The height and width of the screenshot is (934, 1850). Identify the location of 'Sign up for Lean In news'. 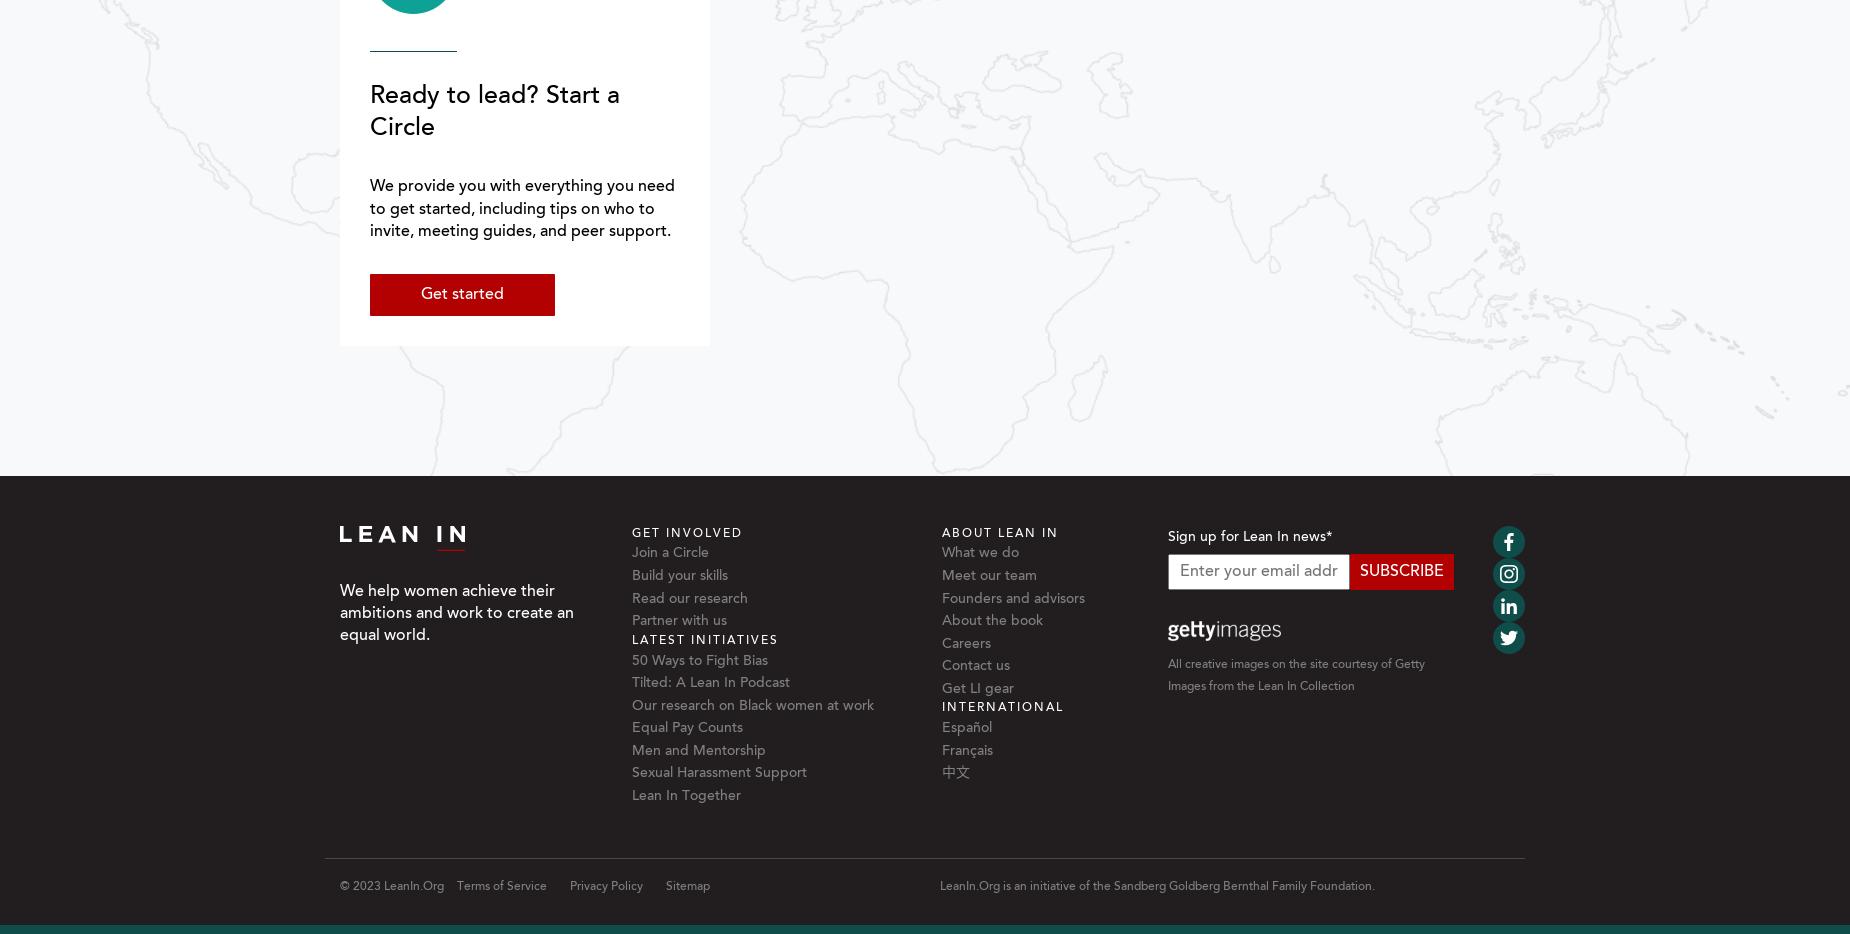
(1246, 536).